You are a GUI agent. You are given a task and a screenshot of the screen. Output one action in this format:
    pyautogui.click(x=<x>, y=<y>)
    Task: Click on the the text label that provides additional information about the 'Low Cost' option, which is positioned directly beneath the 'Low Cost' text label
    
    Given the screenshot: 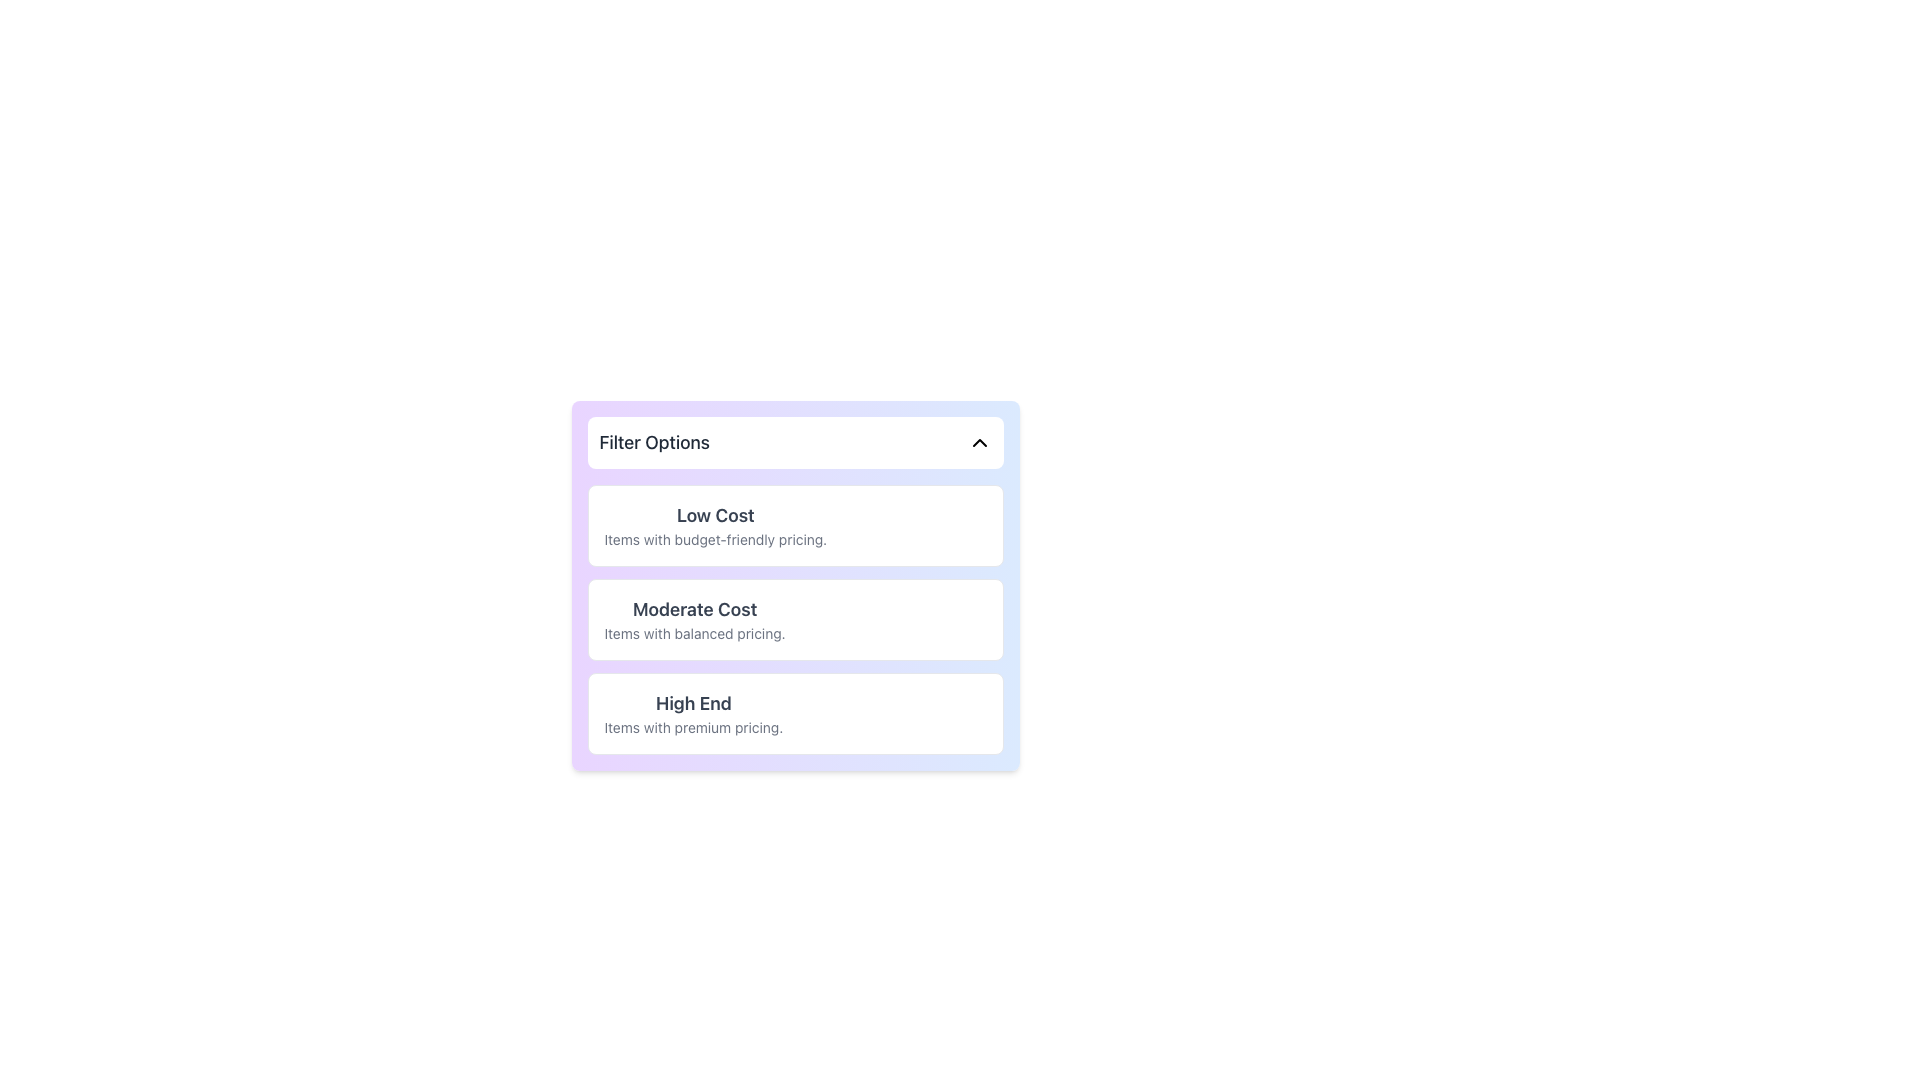 What is the action you would take?
    pyautogui.click(x=715, y=540)
    